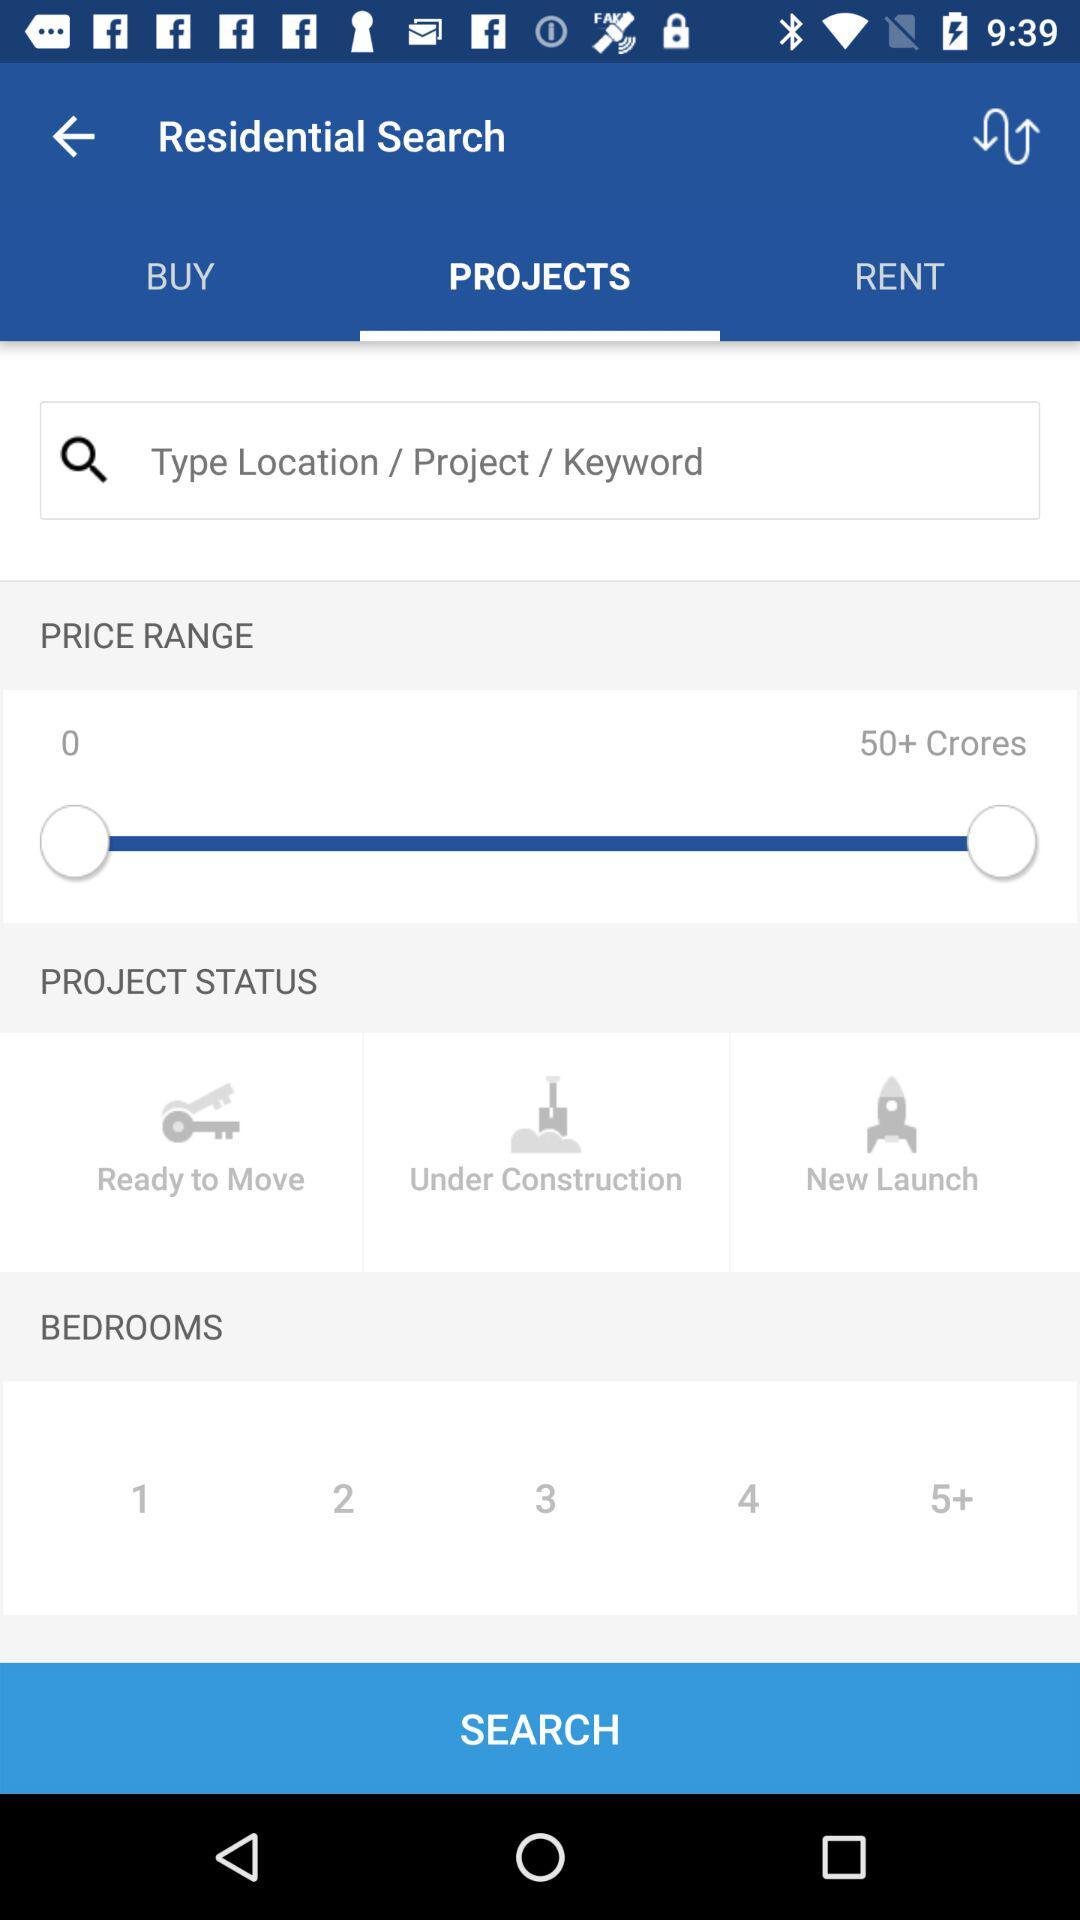 The image size is (1080, 1920). Describe the element at coordinates (72, 135) in the screenshot. I see `icon next to residential search` at that location.